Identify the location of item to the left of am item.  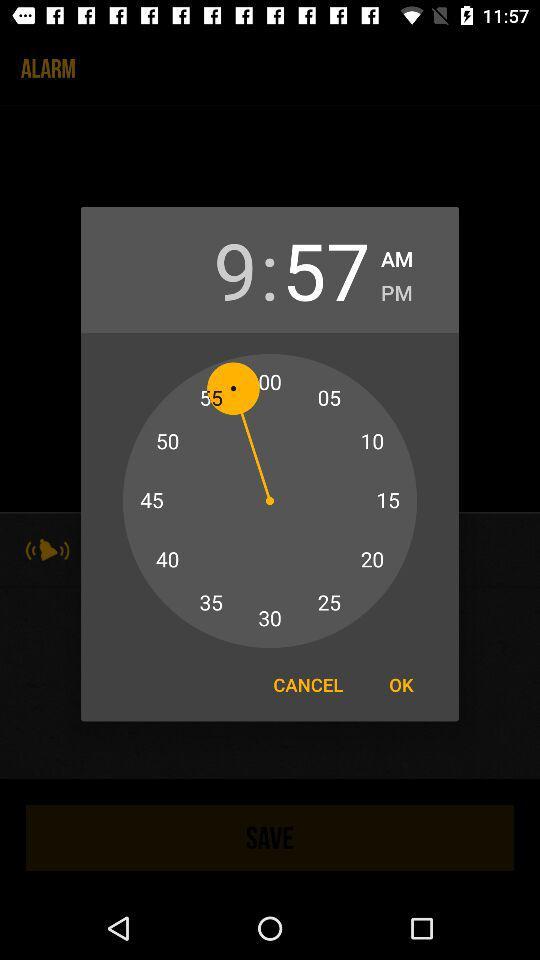
(326, 268).